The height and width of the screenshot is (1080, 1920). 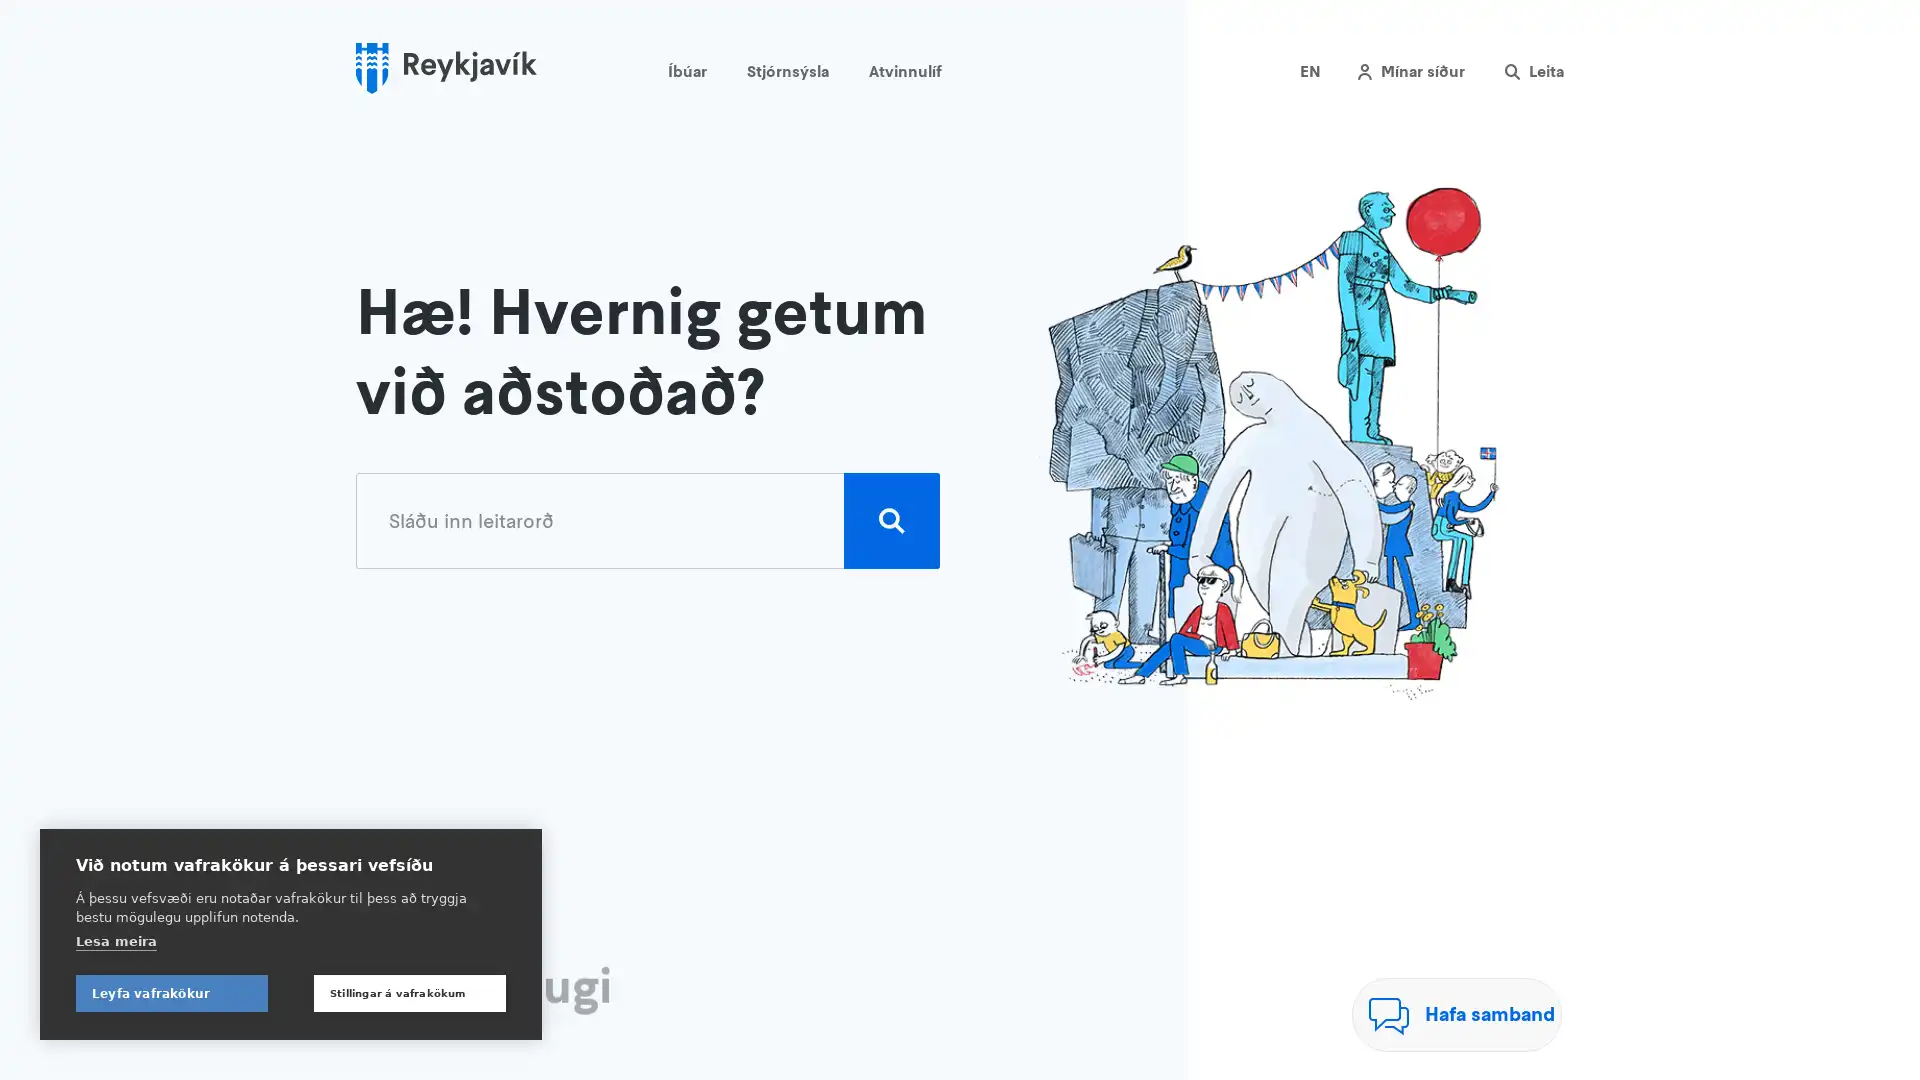 What do you see at coordinates (786, 67) in the screenshot?
I see `Stjornsysla` at bounding box center [786, 67].